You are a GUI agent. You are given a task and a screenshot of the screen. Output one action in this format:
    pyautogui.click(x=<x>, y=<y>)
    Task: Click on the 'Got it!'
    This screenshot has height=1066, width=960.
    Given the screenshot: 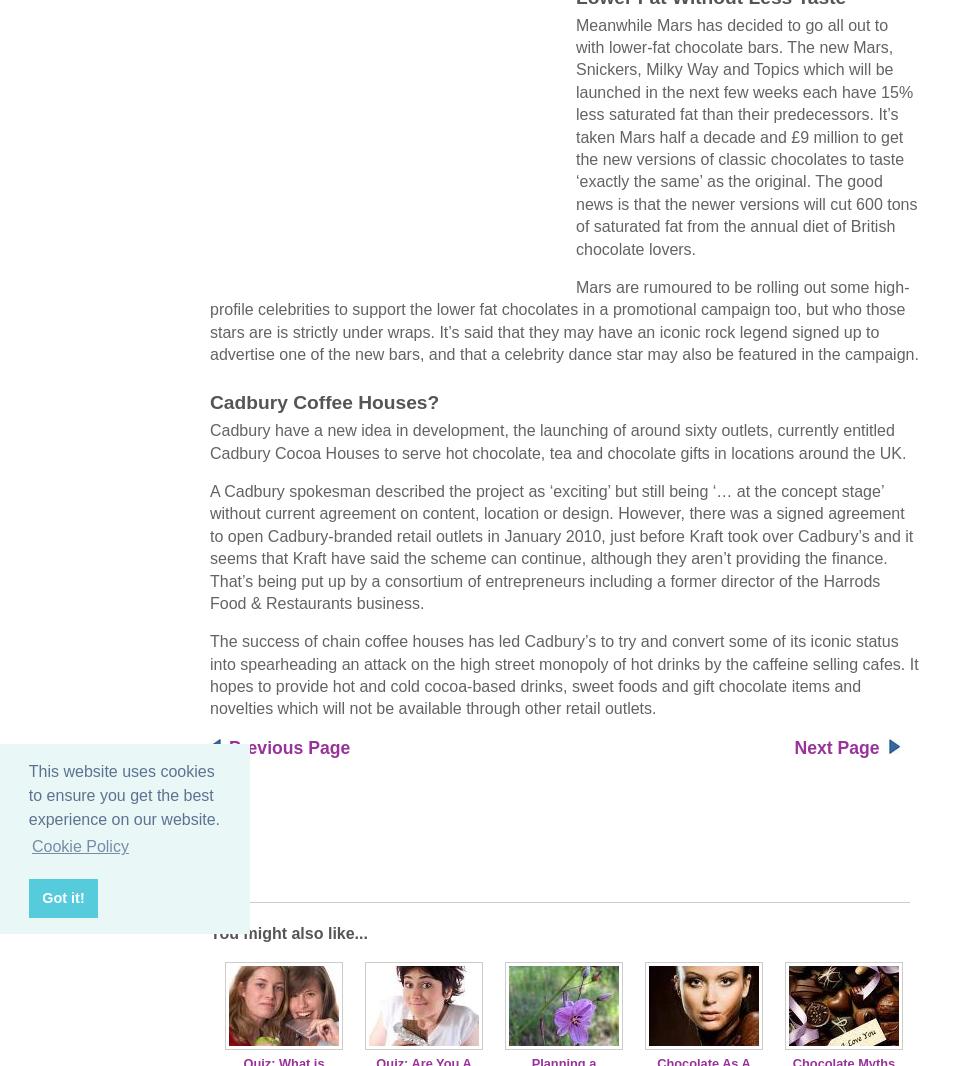 What is the action you would take?
    pyautogui.click(x=62, y=897)
    